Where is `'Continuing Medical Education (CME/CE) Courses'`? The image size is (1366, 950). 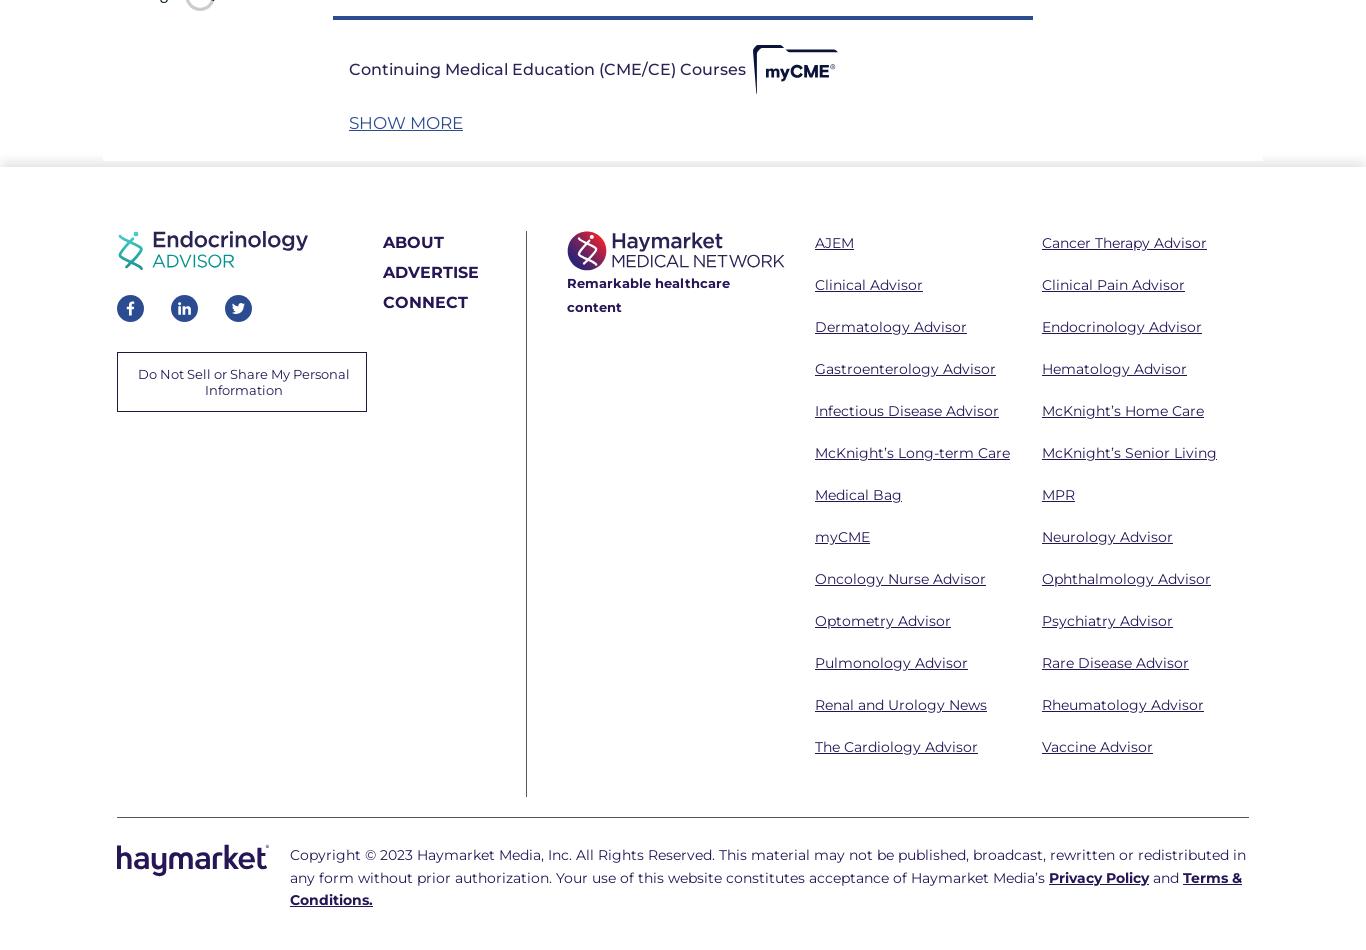 'Continuing Medical Education (CME/CE) Courses' is located at coordinates (348, 68).